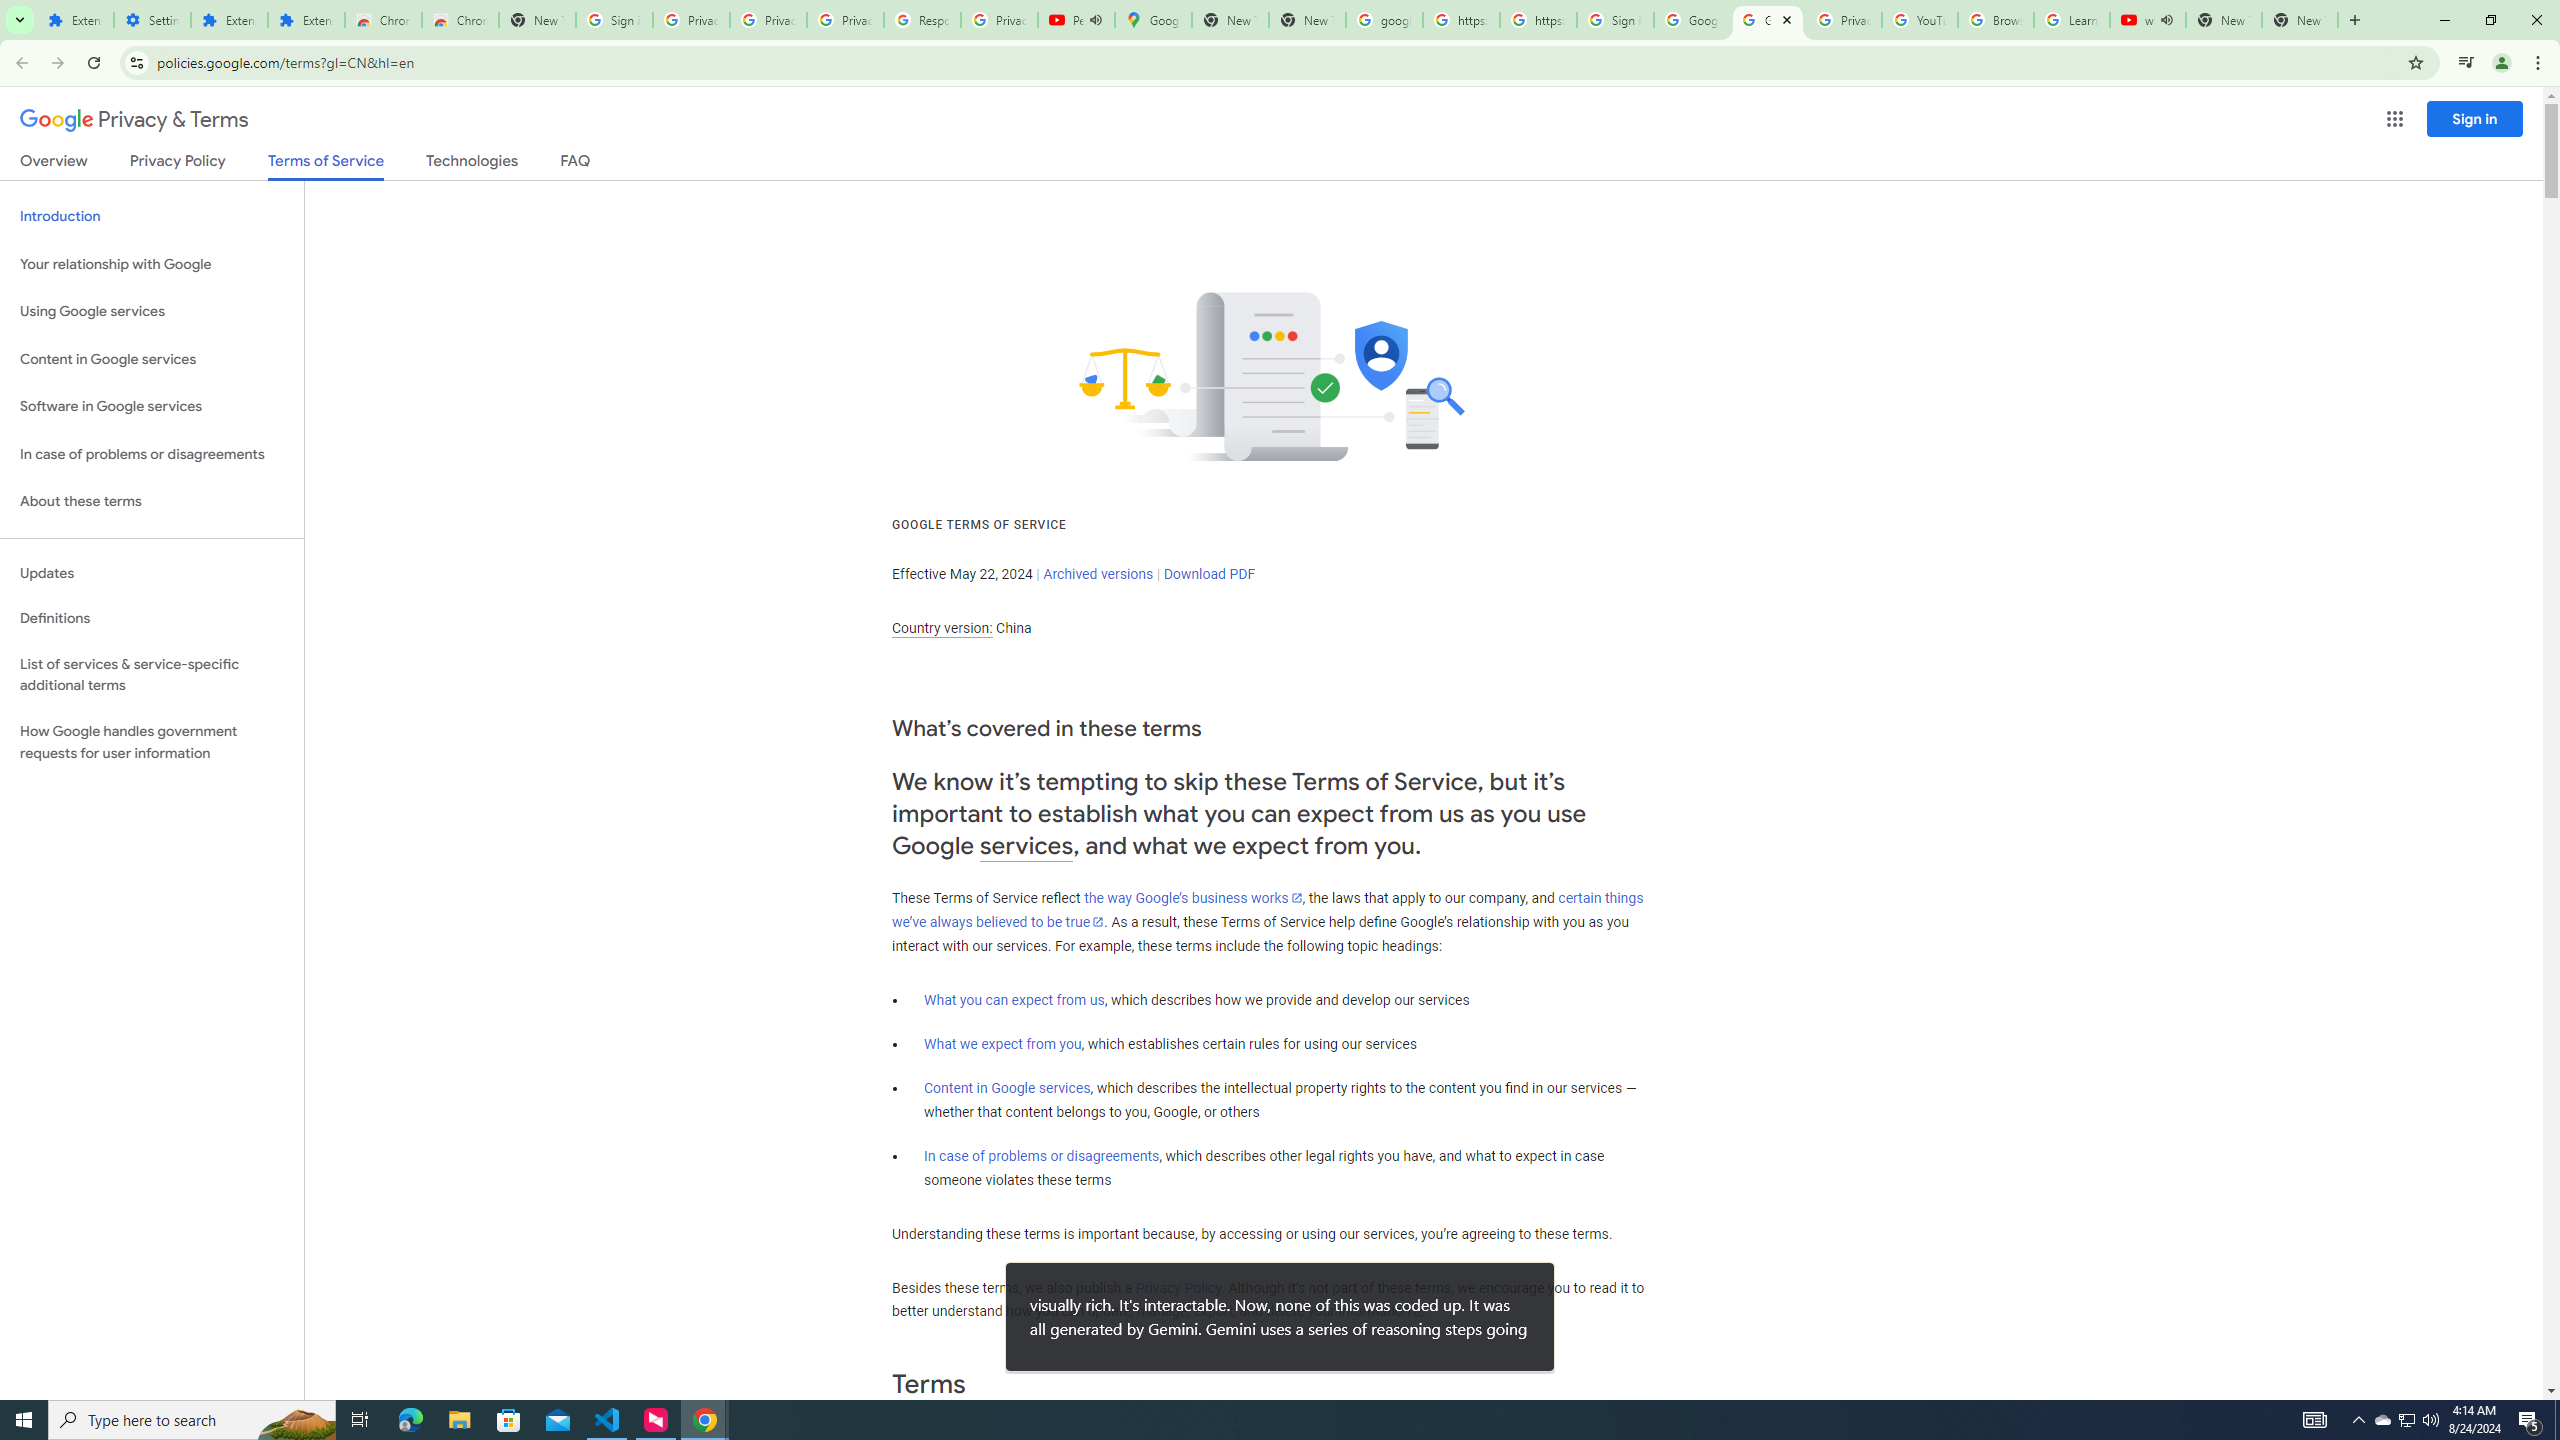 The image size is (2560, 1440). What do you see at coordinates (151, 310) in the screenshot?
I see `'Using Google services'` at bounding box center [151, 310].